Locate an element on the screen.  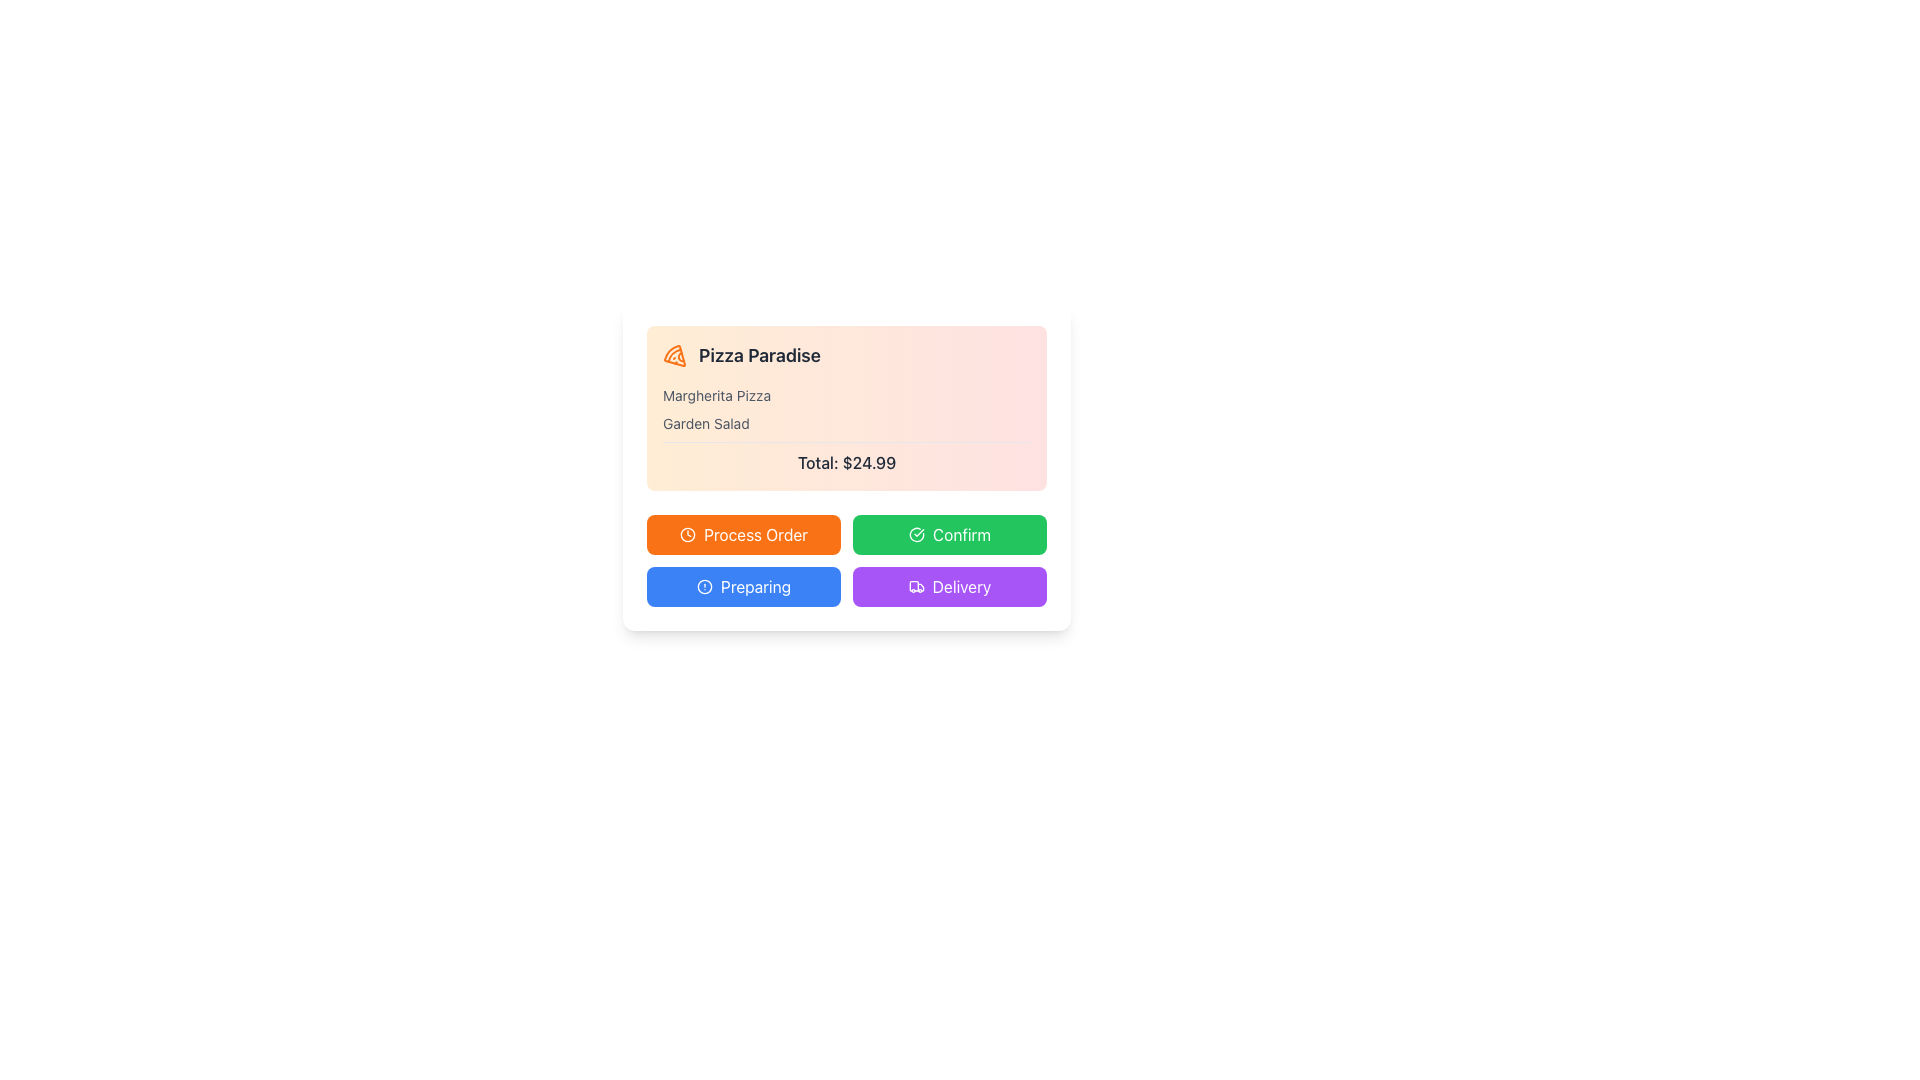
the pizza icon located to the far left of the 'Pizza Paradise' section, adjacent to the title text is located at coordinates (675, 354).